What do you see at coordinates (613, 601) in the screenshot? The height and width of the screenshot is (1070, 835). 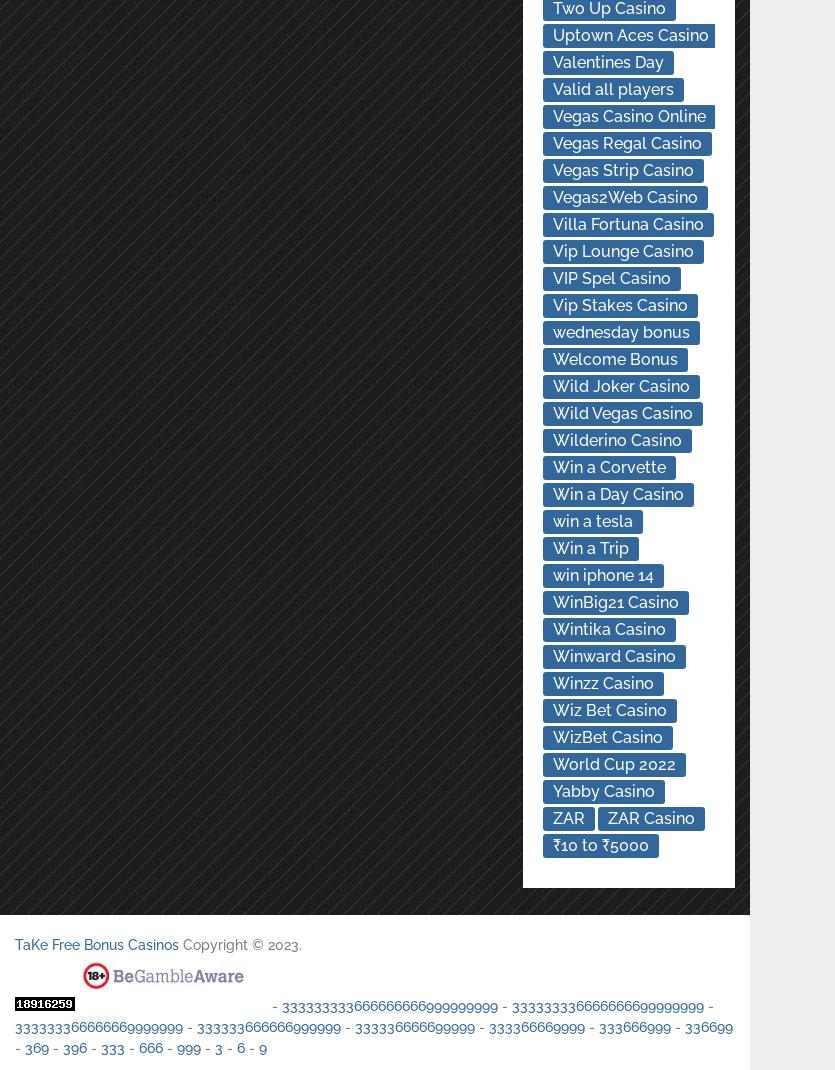 I see `'WinBig21 Casino'` at bounding box center [613, 601].